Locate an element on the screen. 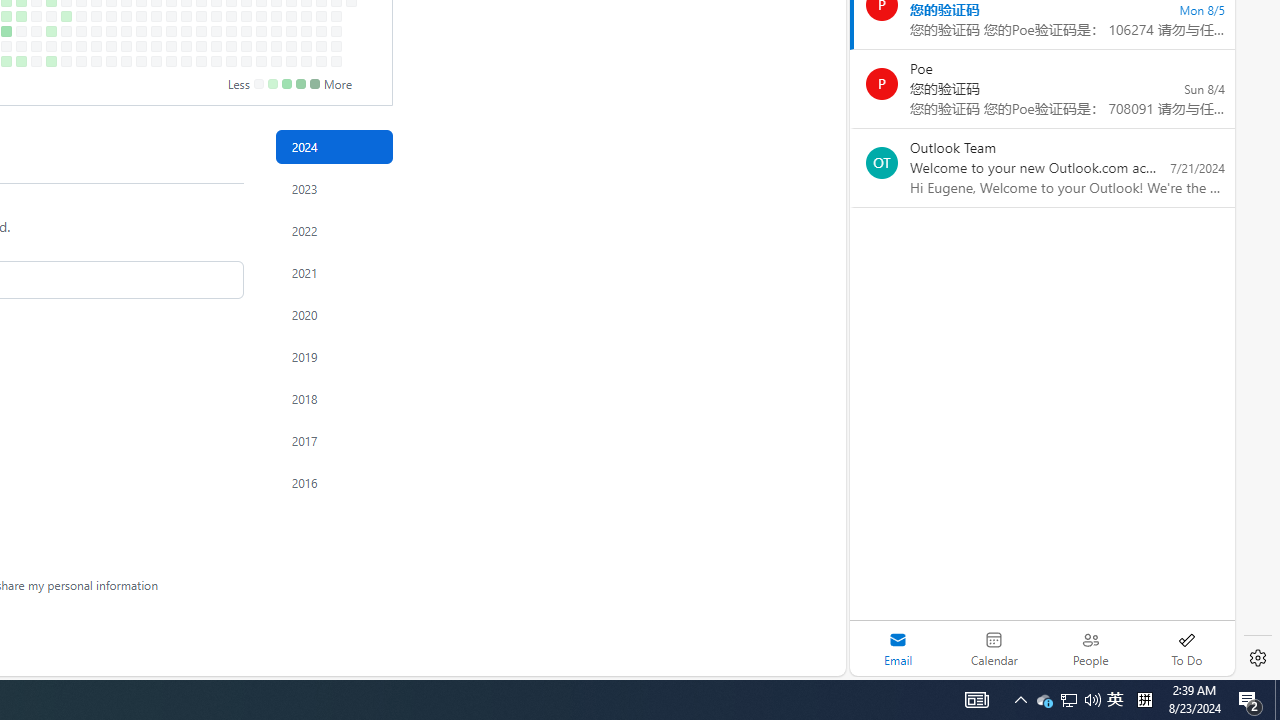 The height and width of the screenshot is (720, 1280). 'Calendar. Date today is 22' is located at coordinates (994, 648).